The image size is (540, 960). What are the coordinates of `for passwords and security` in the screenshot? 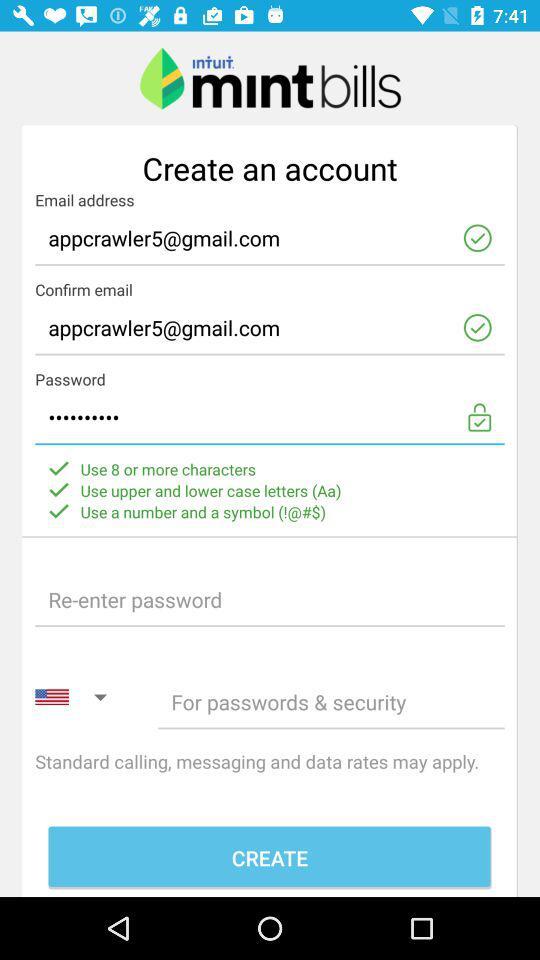 It's located at (331, 701).